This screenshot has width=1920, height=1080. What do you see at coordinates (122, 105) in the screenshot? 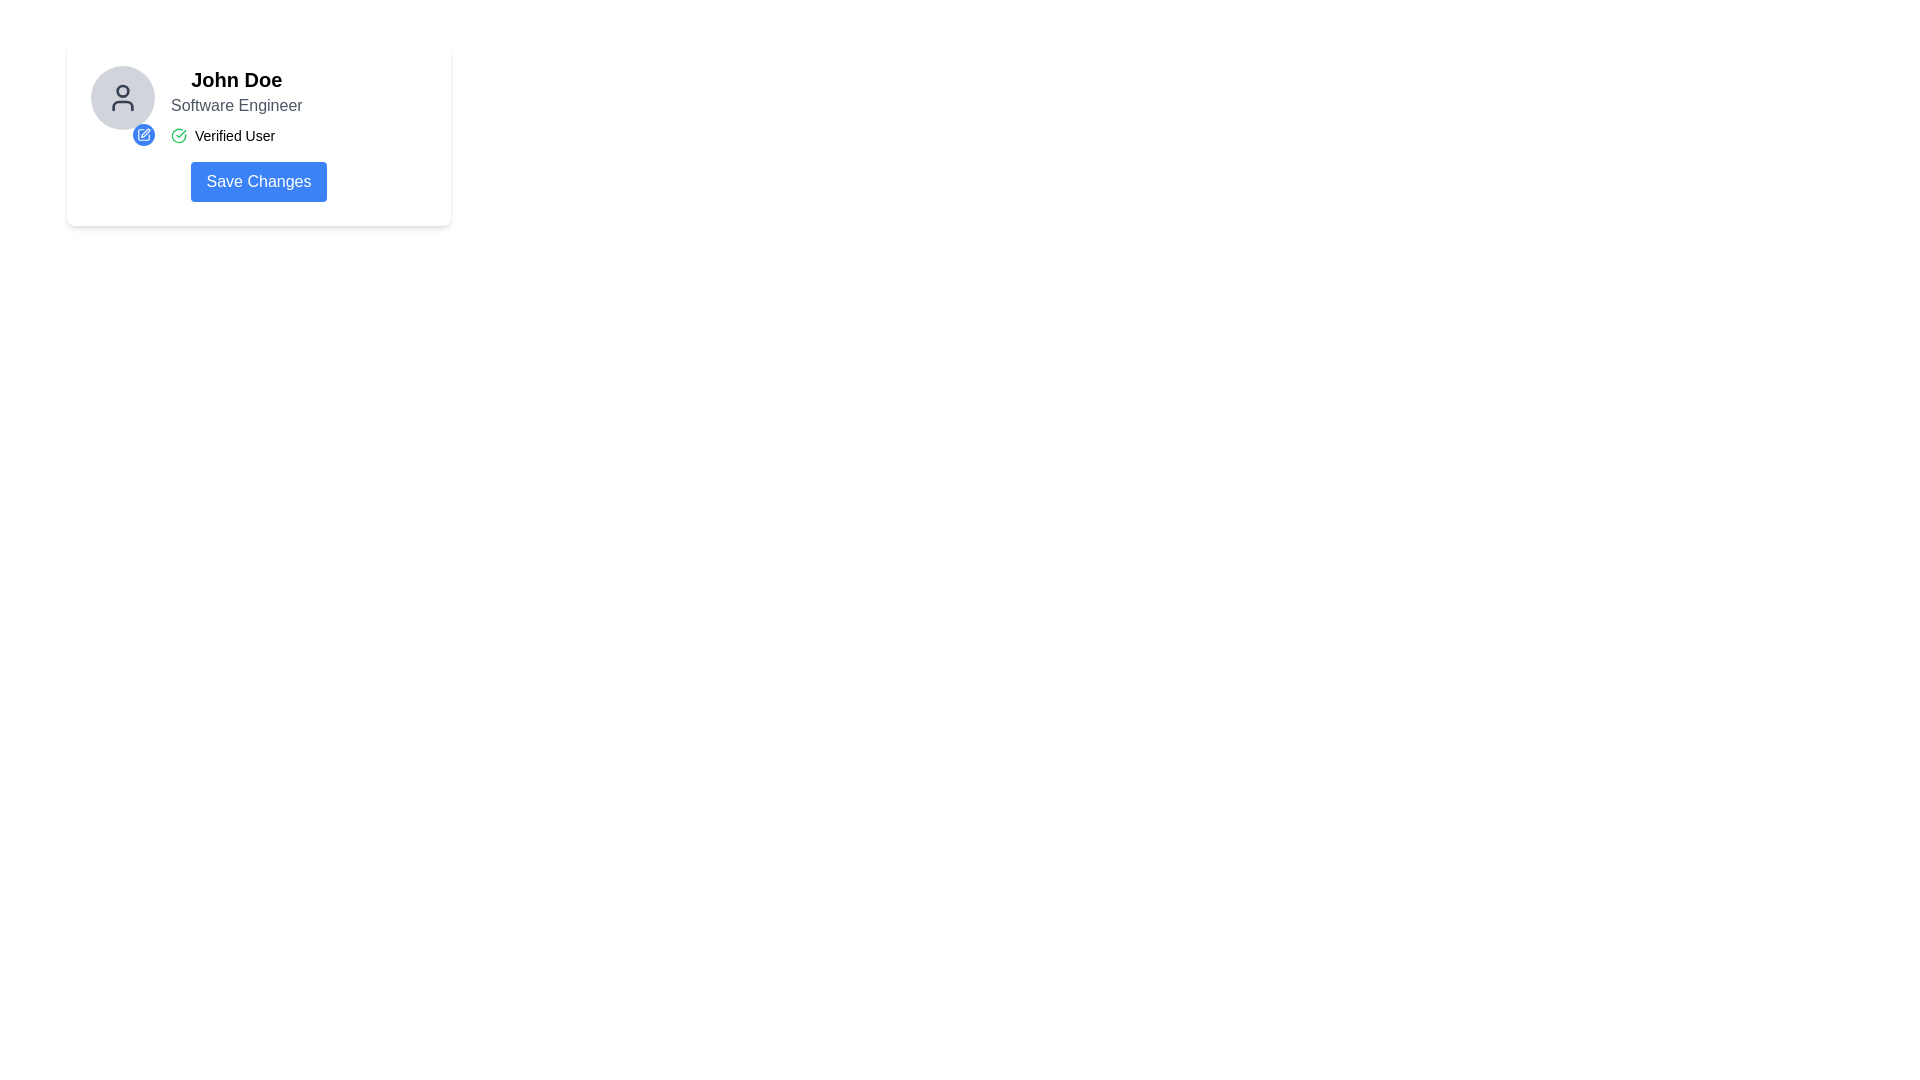
I see `the lower section of the user icon located in the top-left portion of the visible card, which slightly overlaps with the circle representing the user's head` at bounding box center [122, 105].